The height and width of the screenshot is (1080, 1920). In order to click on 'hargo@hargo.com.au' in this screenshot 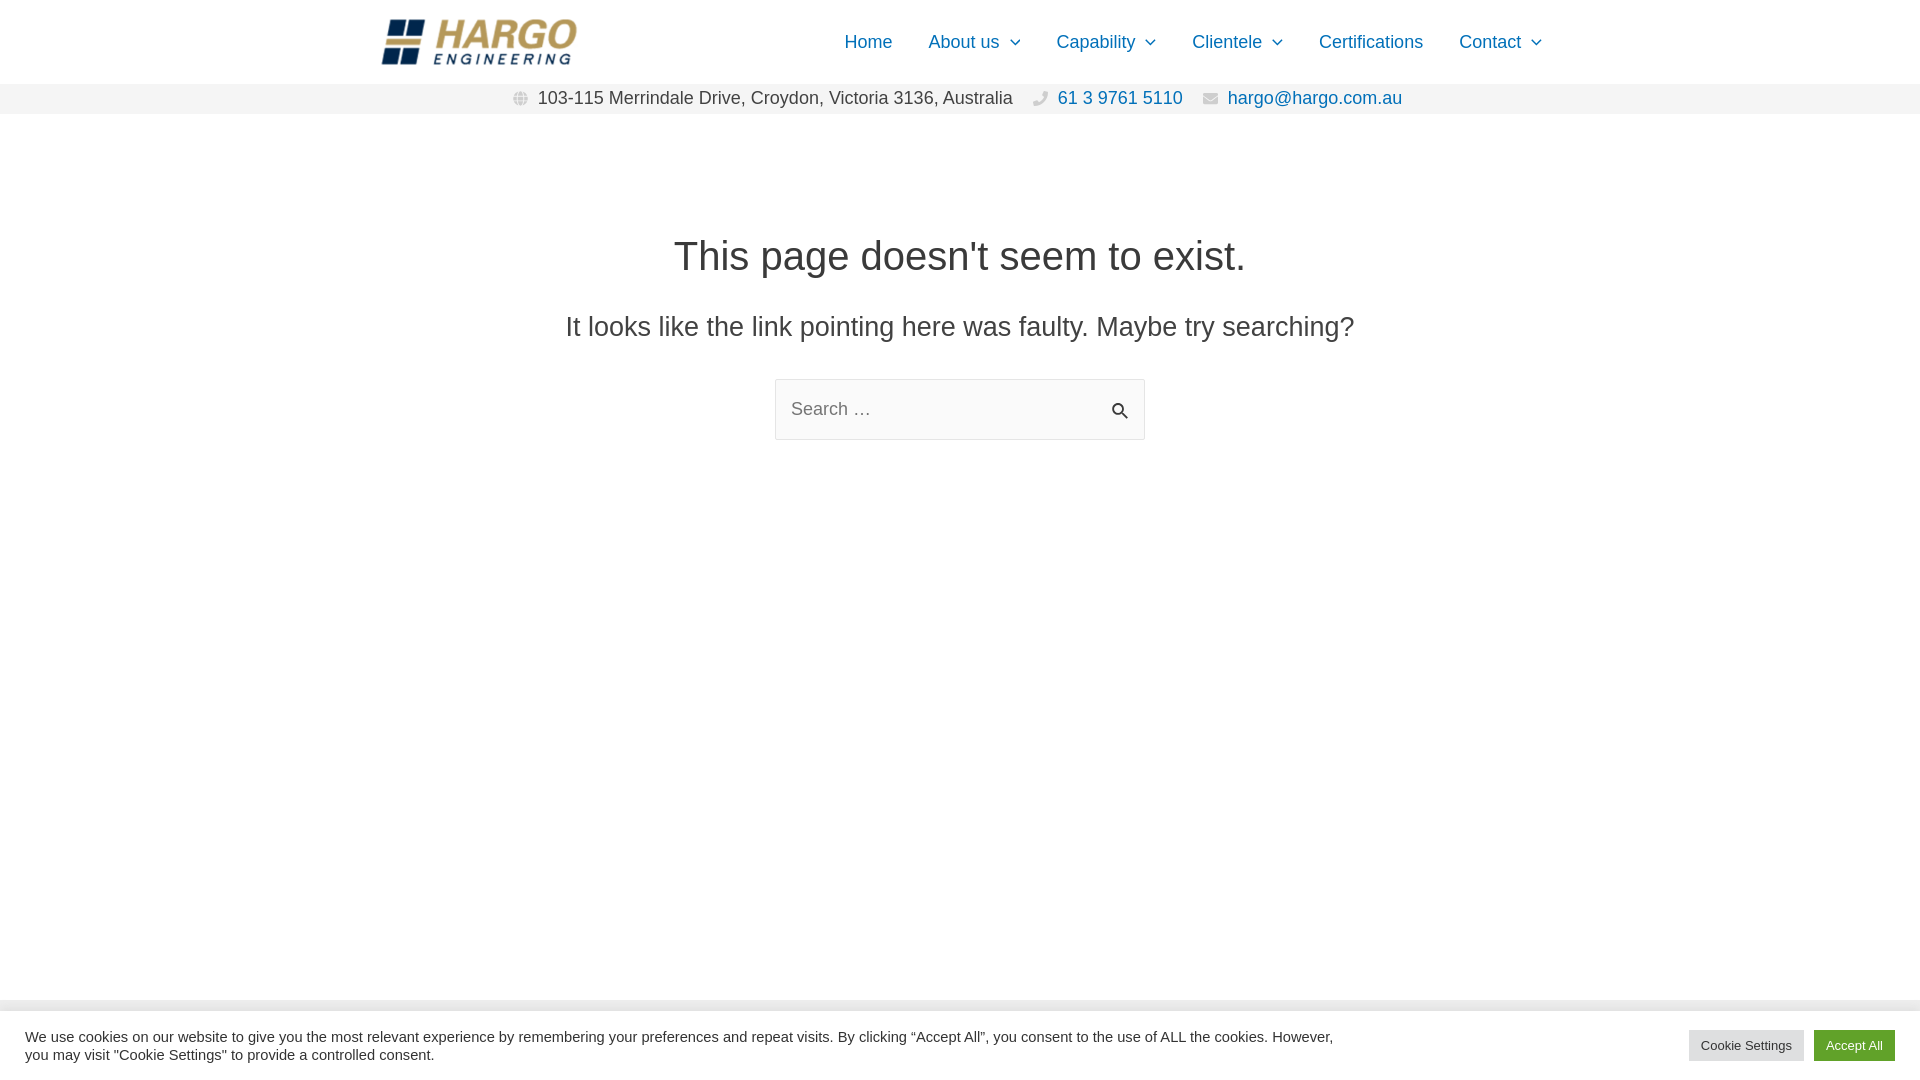, I will do `click(1315, 97)`.